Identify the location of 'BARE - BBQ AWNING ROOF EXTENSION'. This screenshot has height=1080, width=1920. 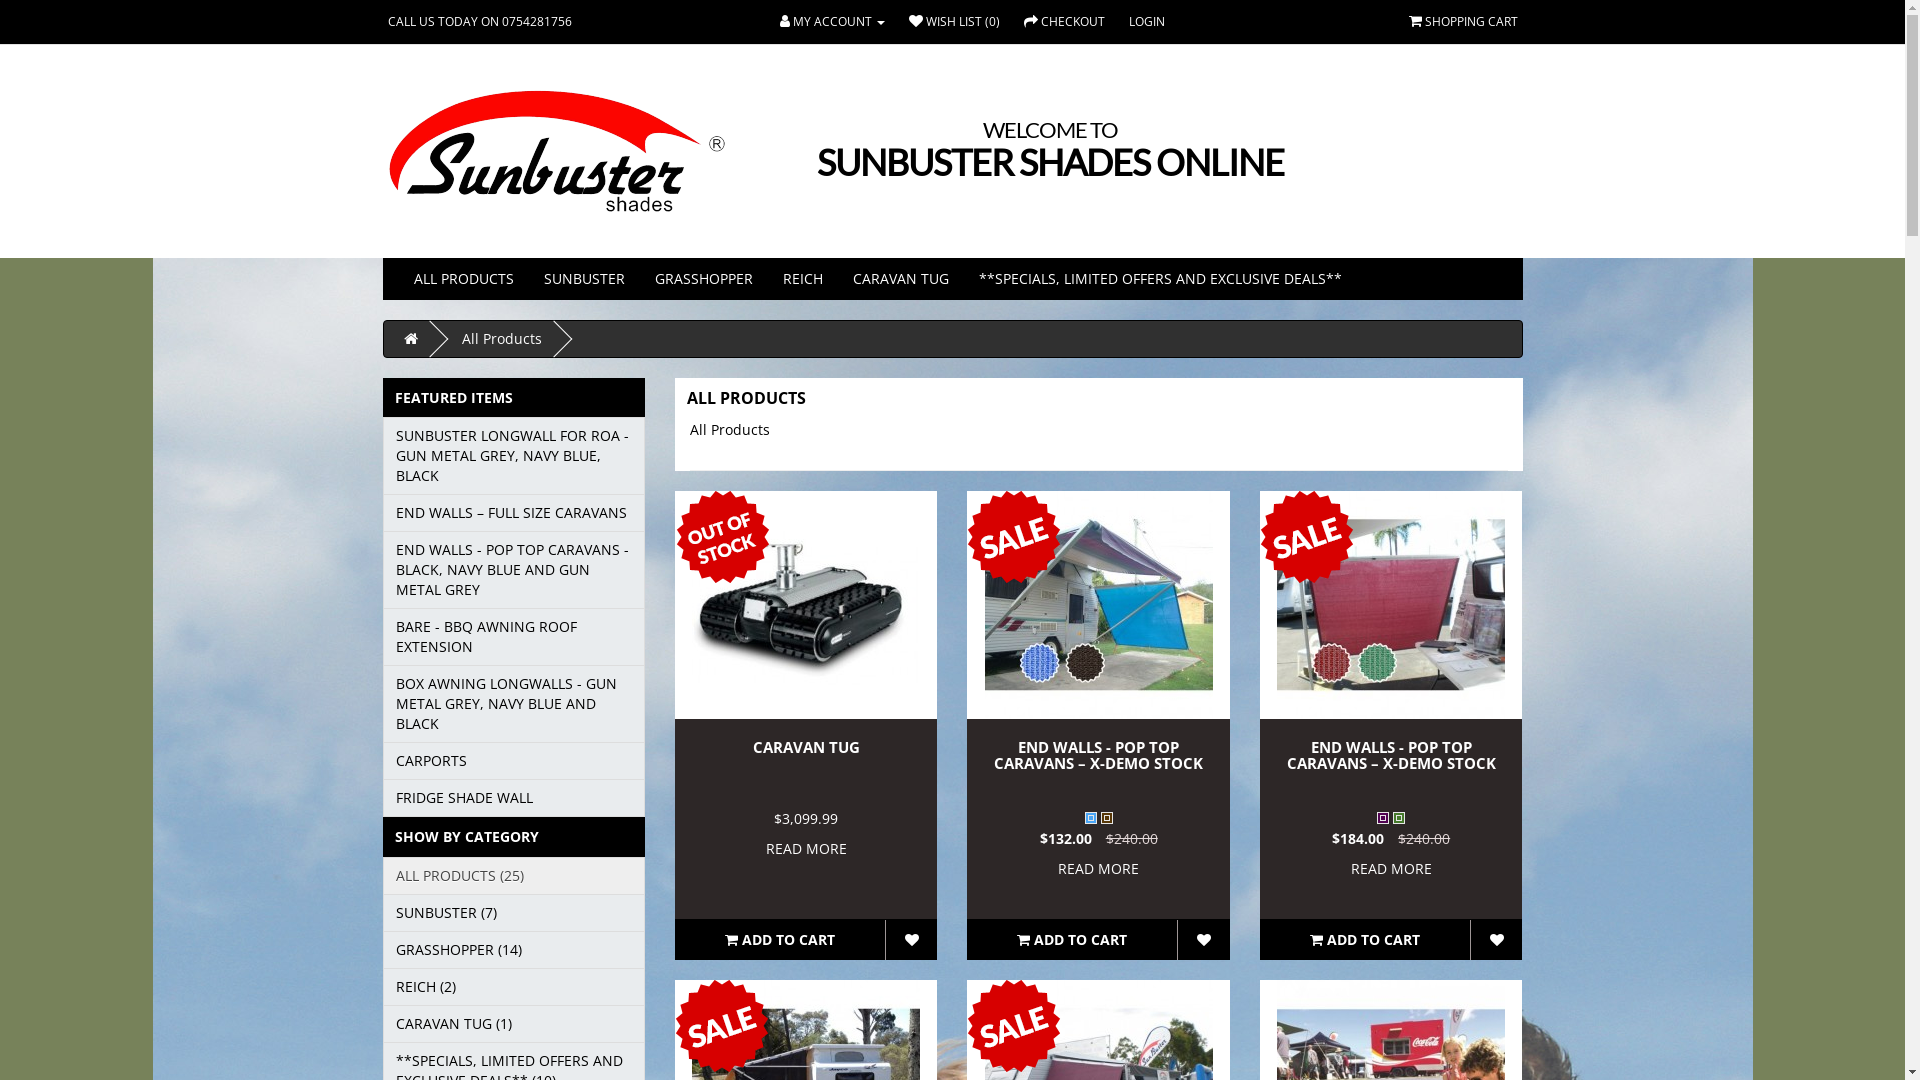
(382, 636).